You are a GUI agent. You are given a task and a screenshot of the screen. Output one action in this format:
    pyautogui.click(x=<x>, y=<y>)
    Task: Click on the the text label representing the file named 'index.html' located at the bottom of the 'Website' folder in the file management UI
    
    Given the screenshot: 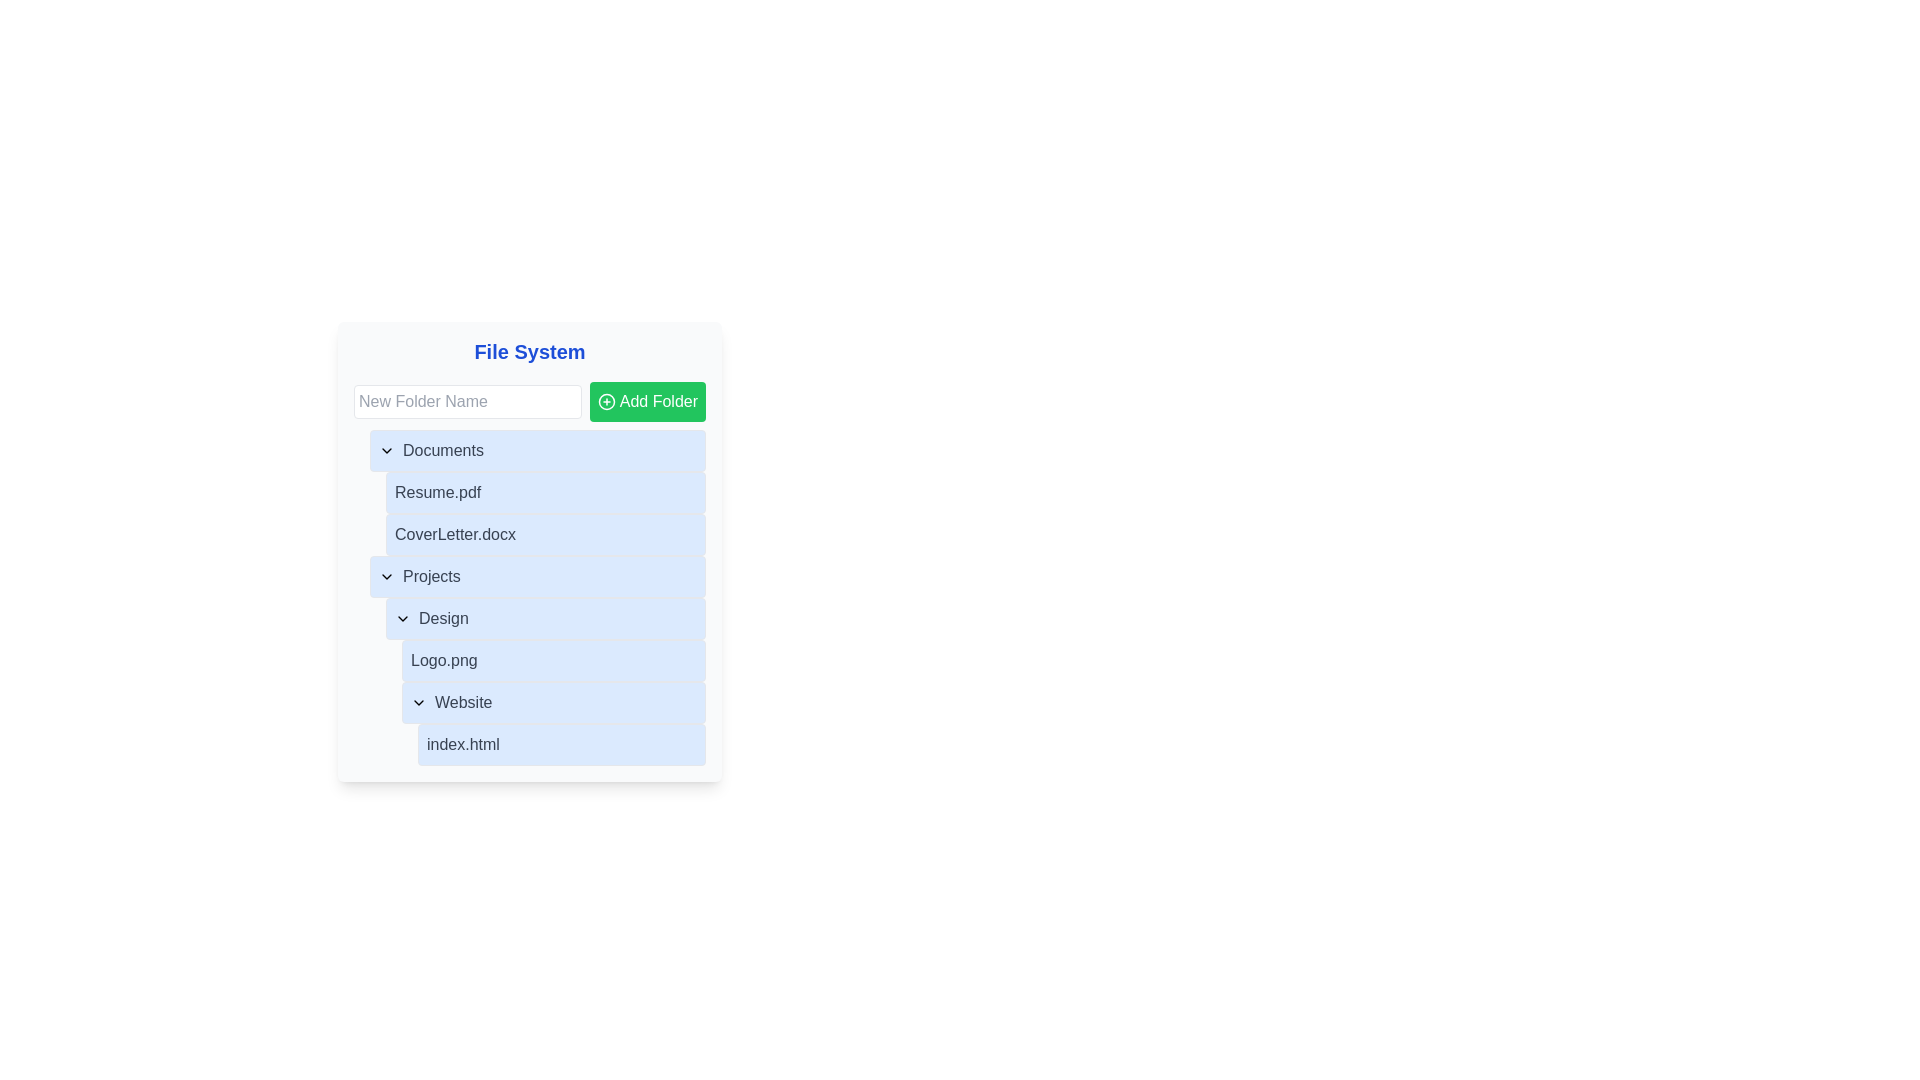 What is the action you would take?
    pyautogui.click(x=462, y=744)
    